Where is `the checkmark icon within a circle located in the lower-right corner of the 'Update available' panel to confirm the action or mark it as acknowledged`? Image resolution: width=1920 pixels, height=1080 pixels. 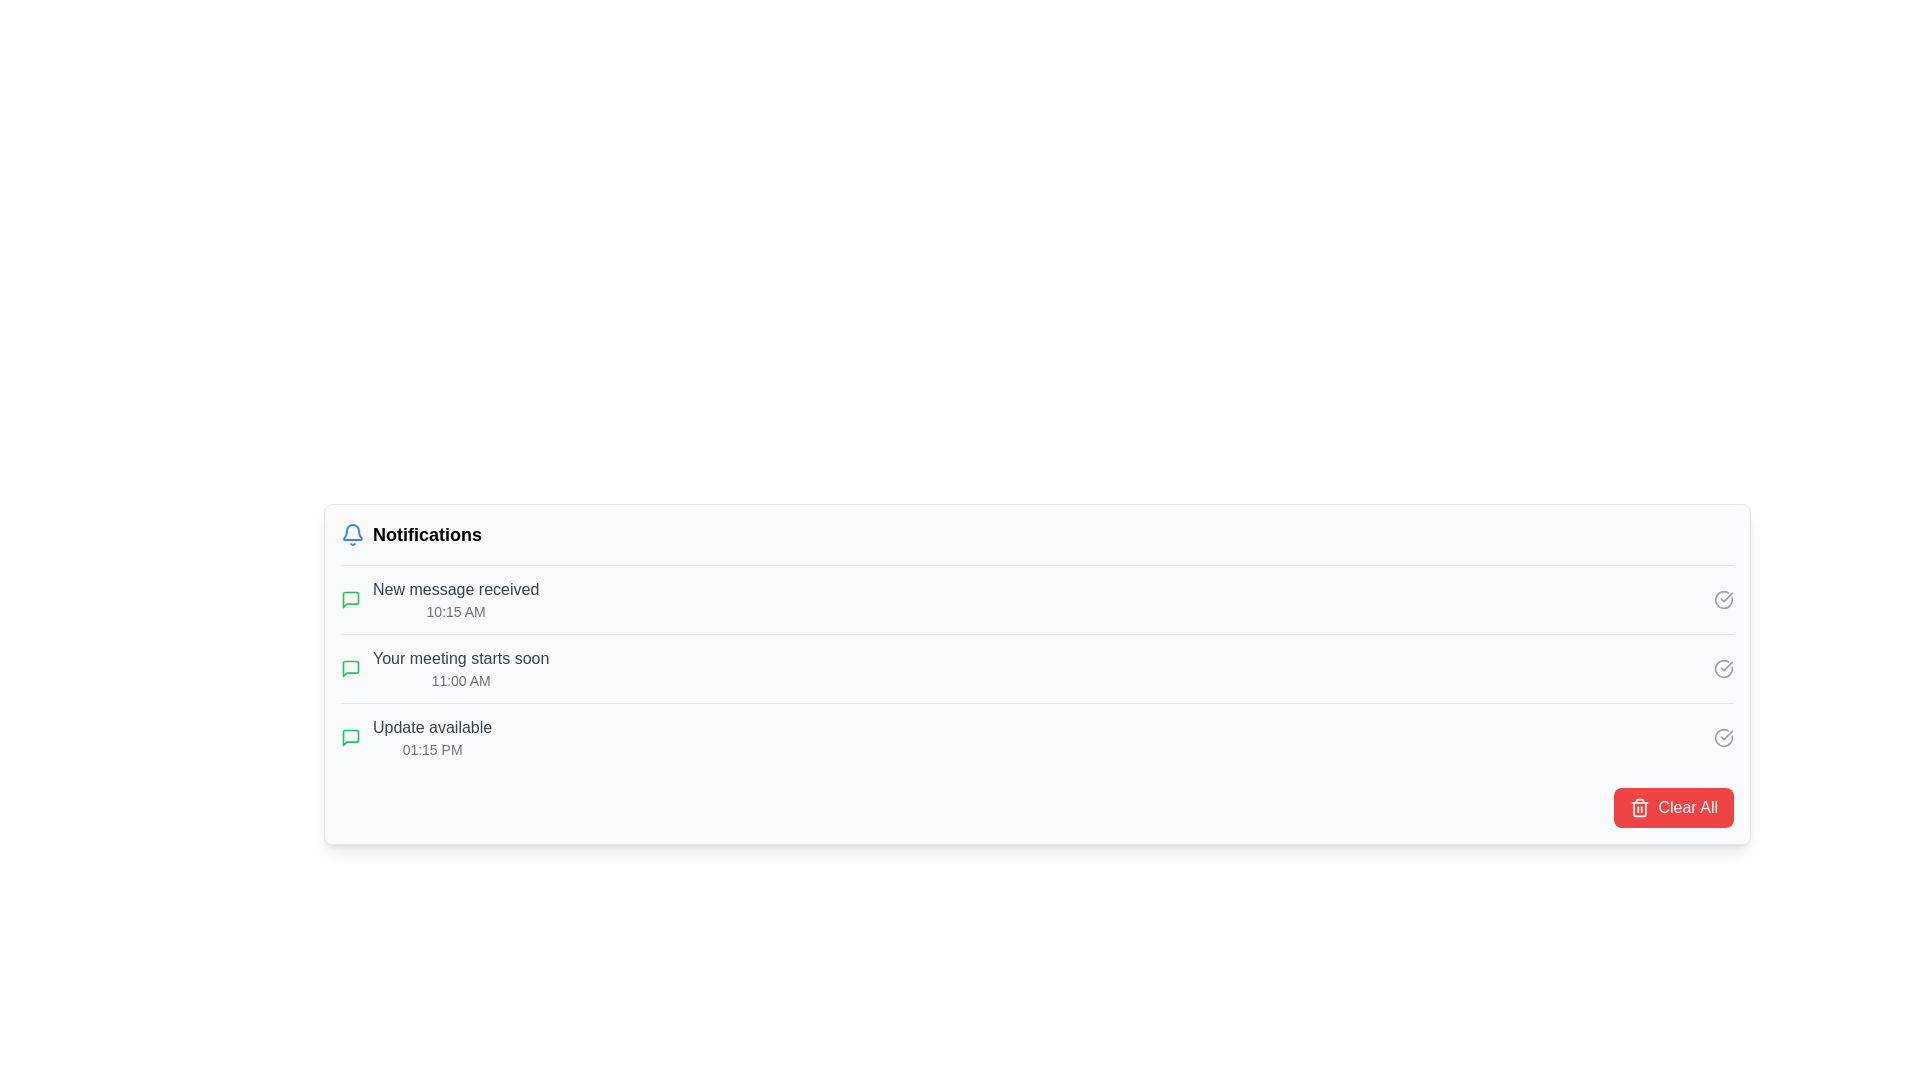
the checkmark icon within a circle located in the lower-right corner of the 'Update available' panel to confirm the action or mark it as acknowledged is located at coordinates (1722, 737).